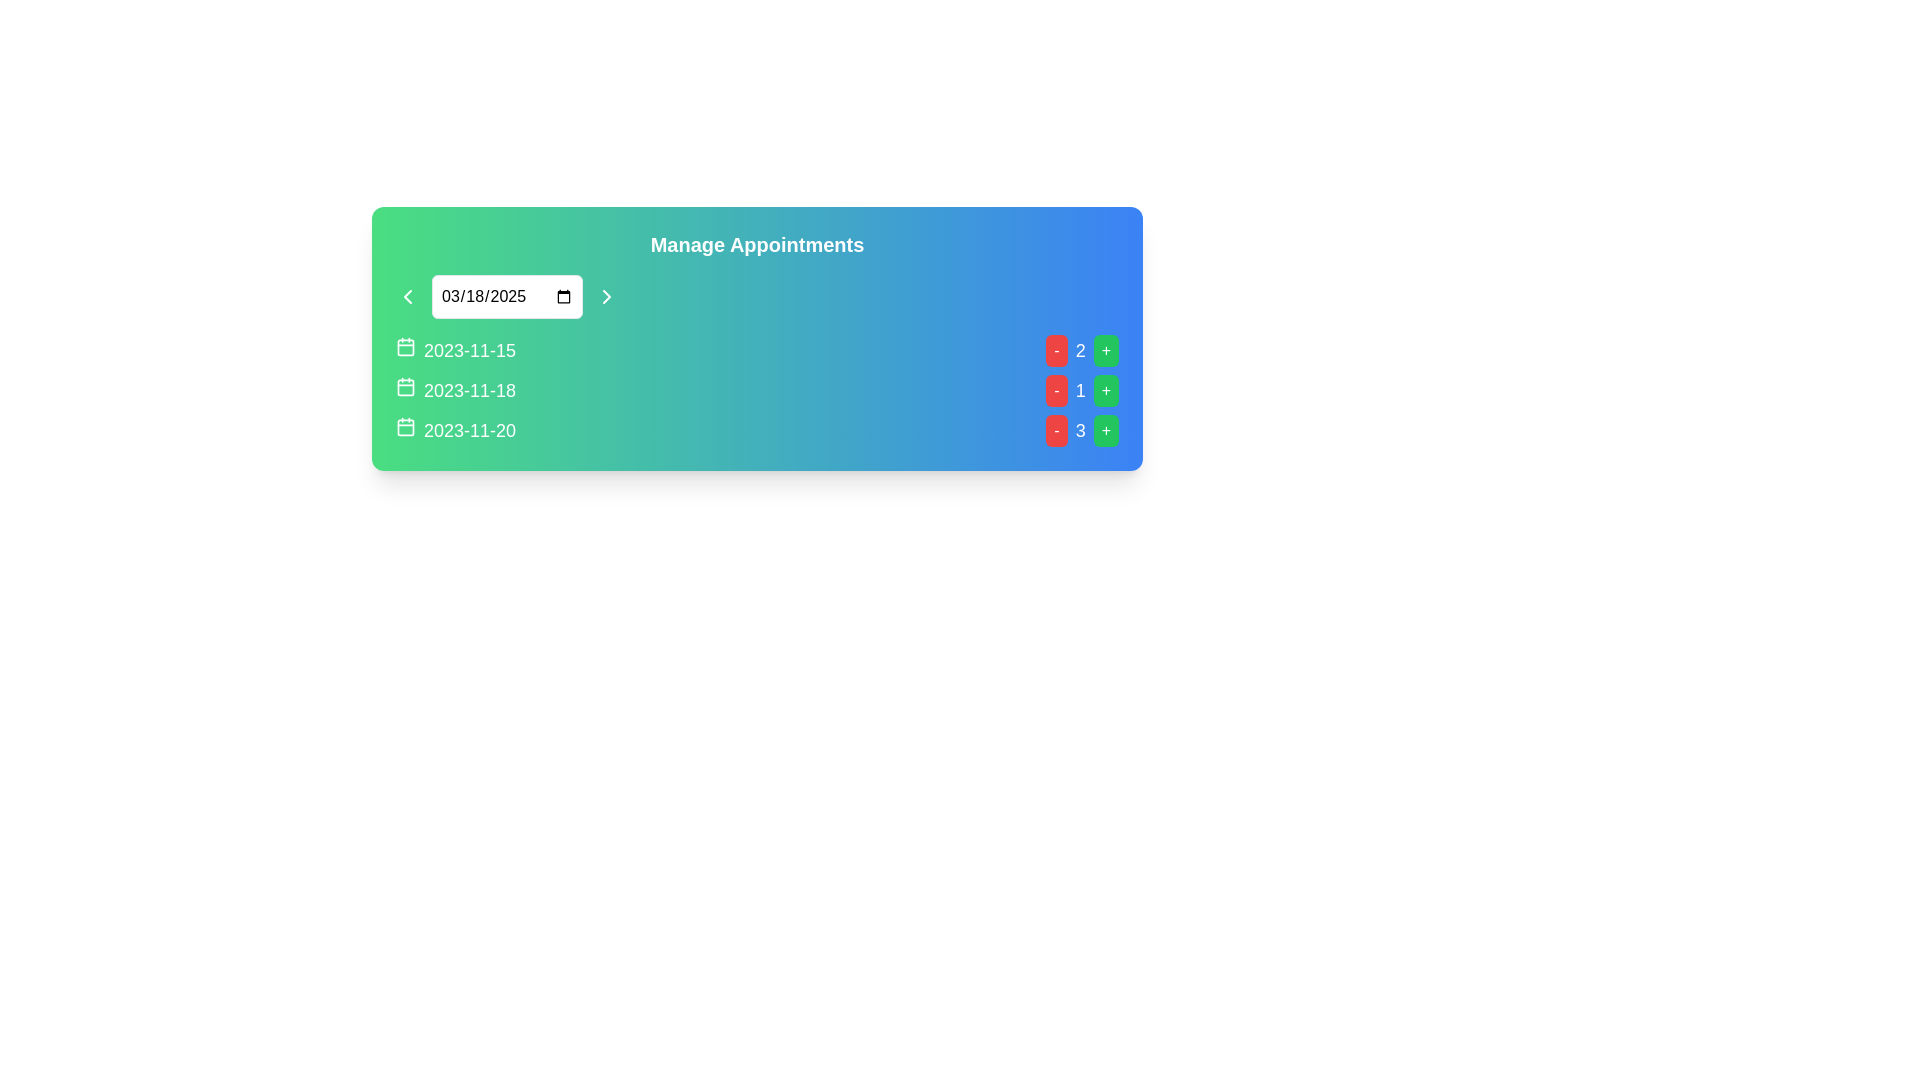 This screenshot has height=1080, width=1920. I want to click on the green button with rounded corners and a '+' symbol, so click(1105, 390).